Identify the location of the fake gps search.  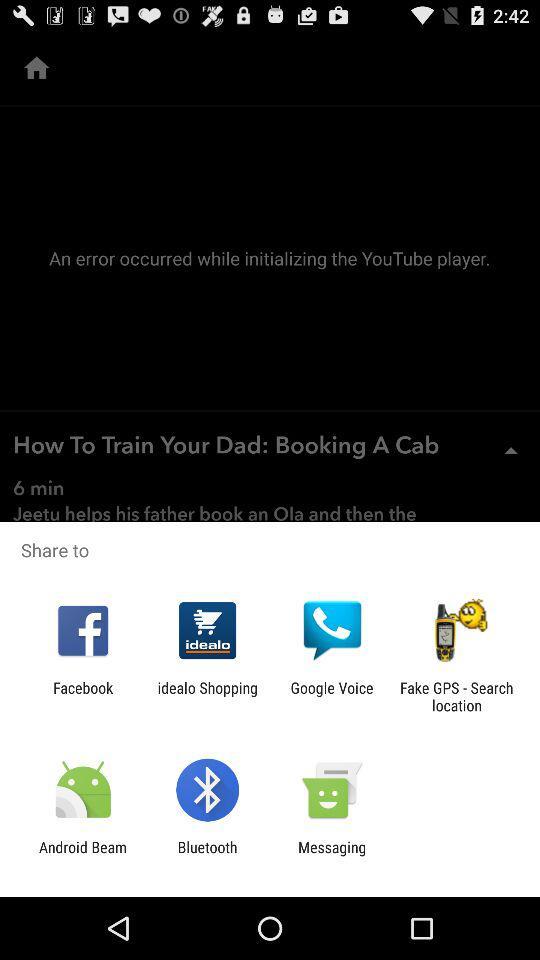
(456, 696).